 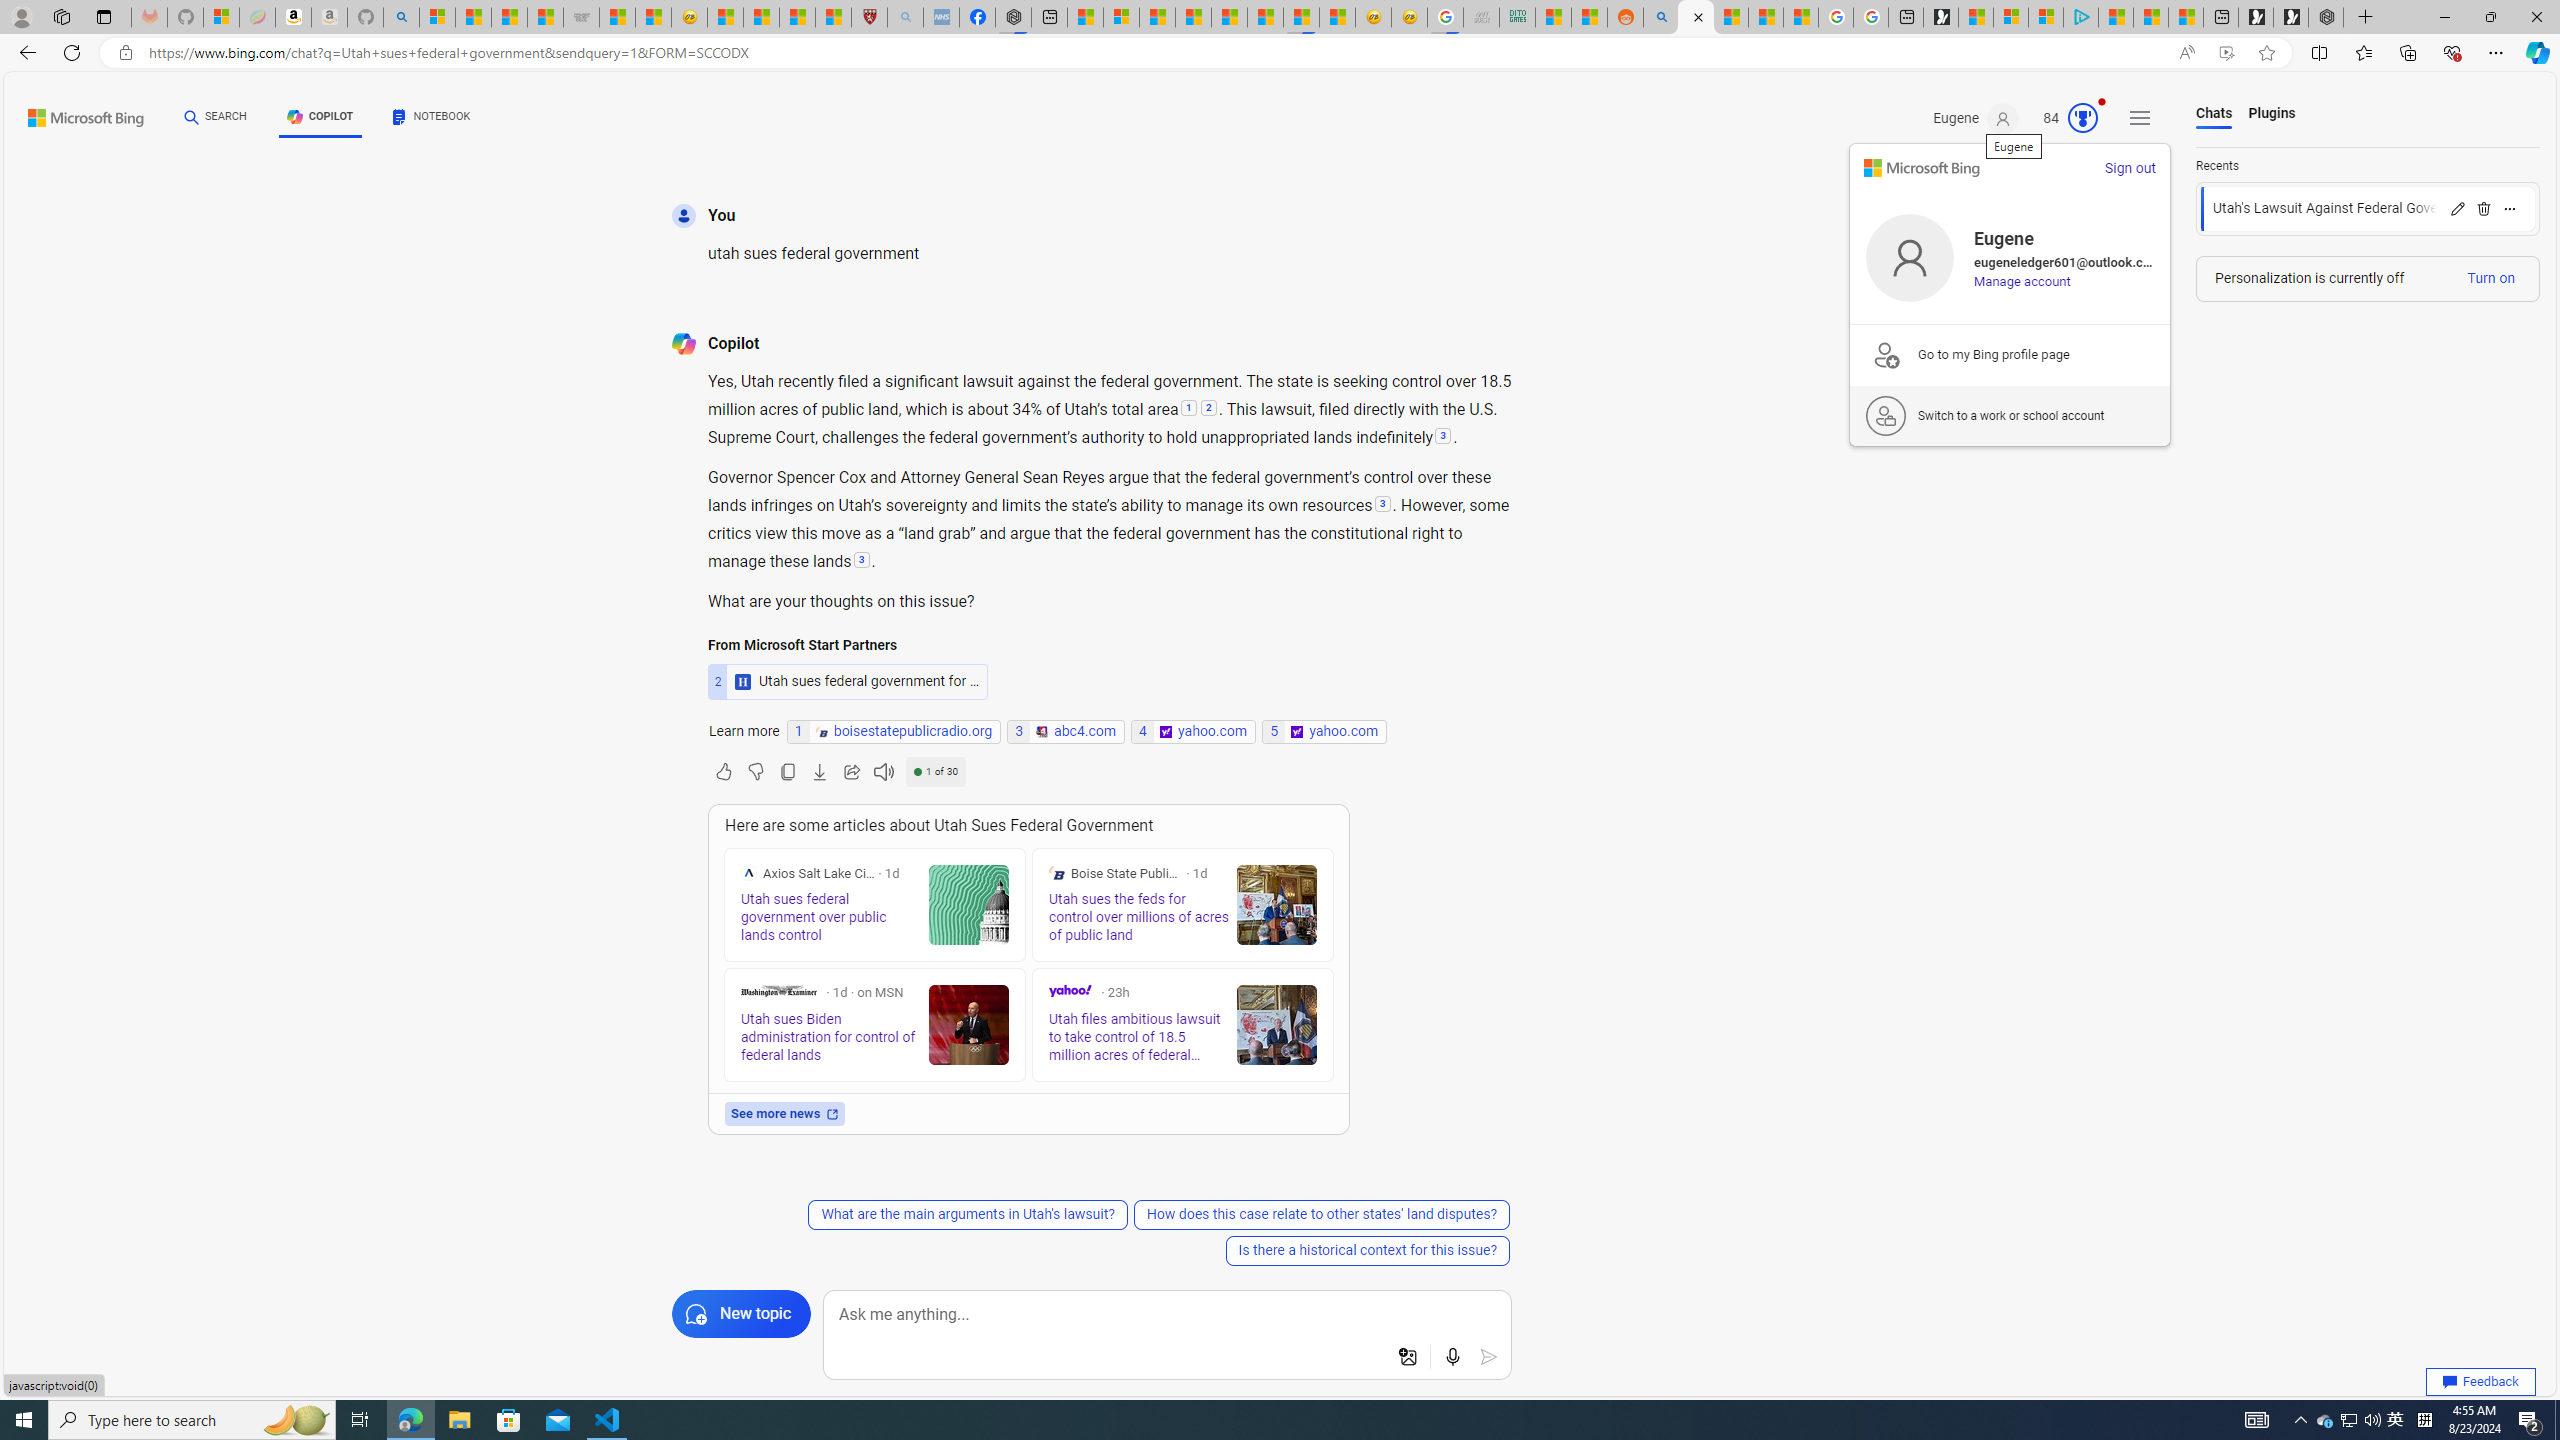 I want to click on 'What are the main arguments in Utah', so click(x=967, y=1214).